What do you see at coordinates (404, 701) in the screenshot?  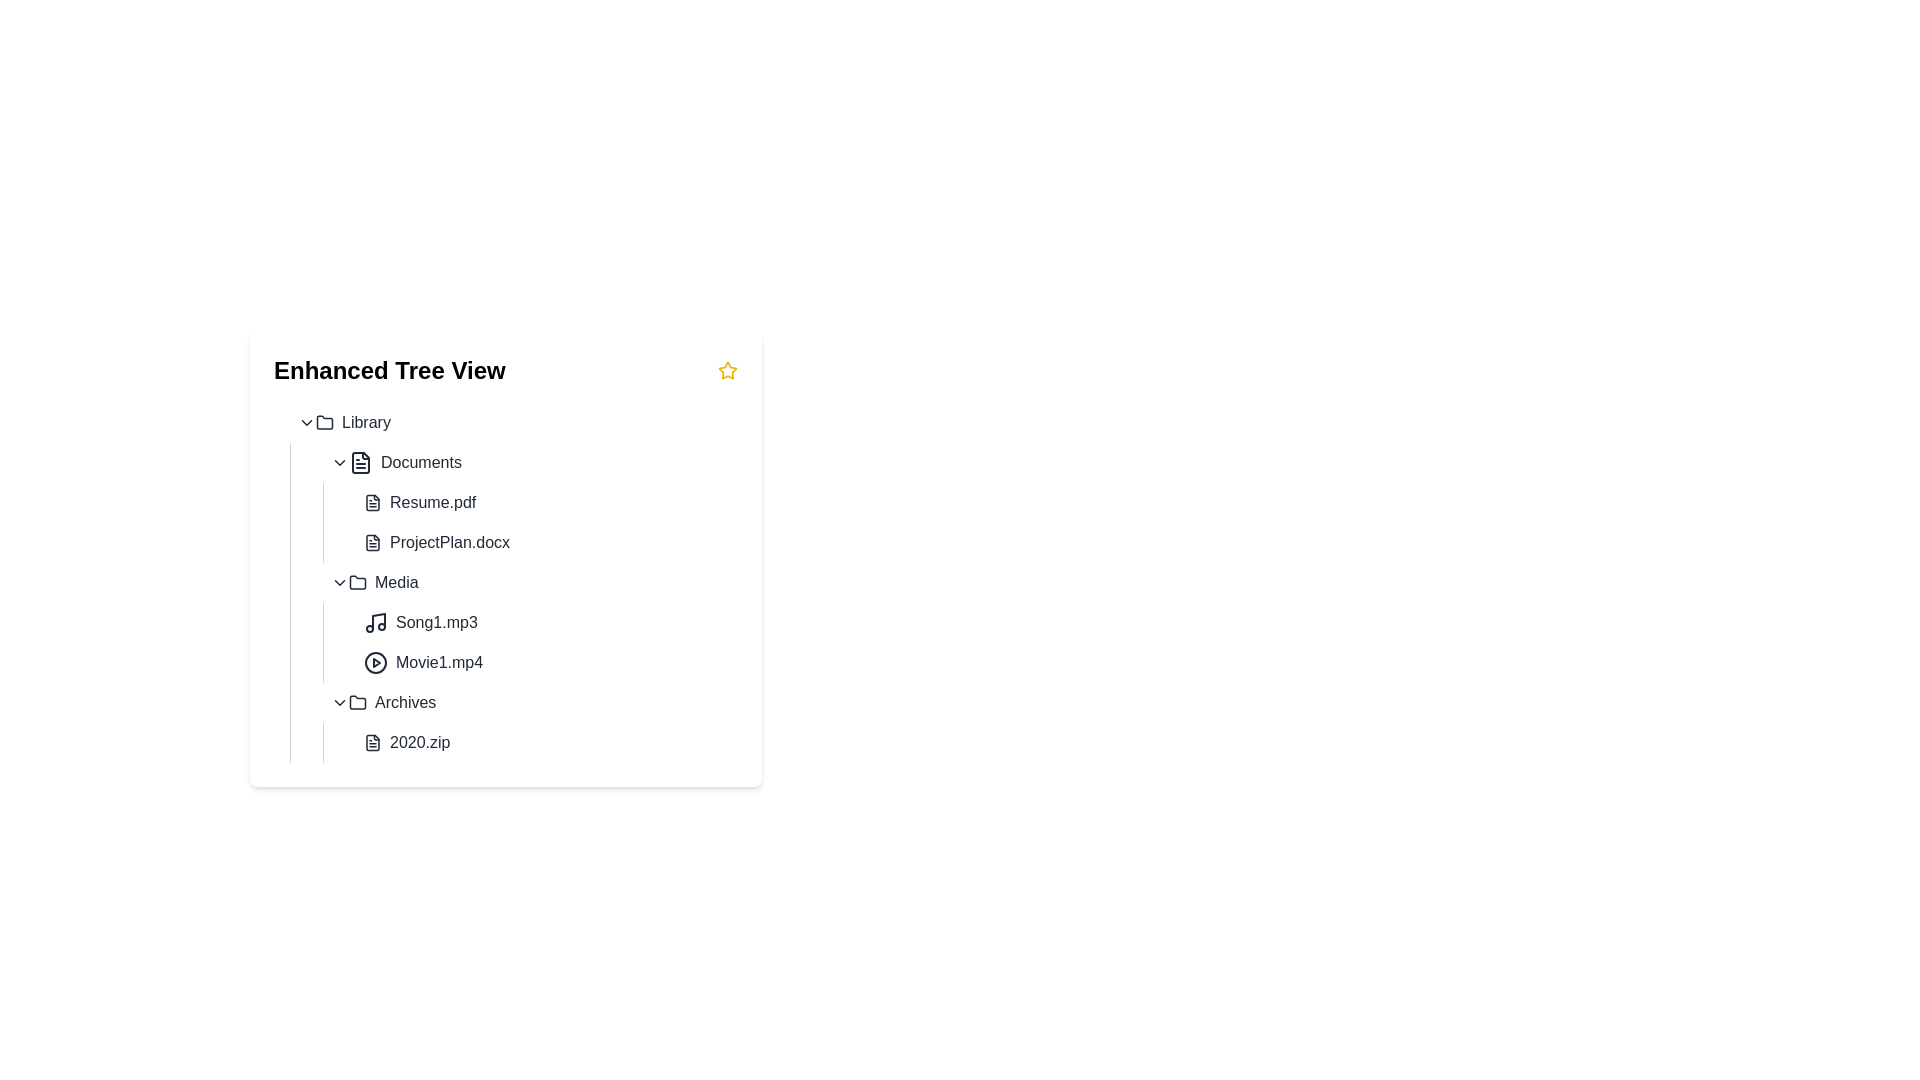 I see `text label displaying 'Archives' located in the 'Enhanced Tree View' interface under the 'Library' section, next to the folder icon` at bounding box center [404, 701].